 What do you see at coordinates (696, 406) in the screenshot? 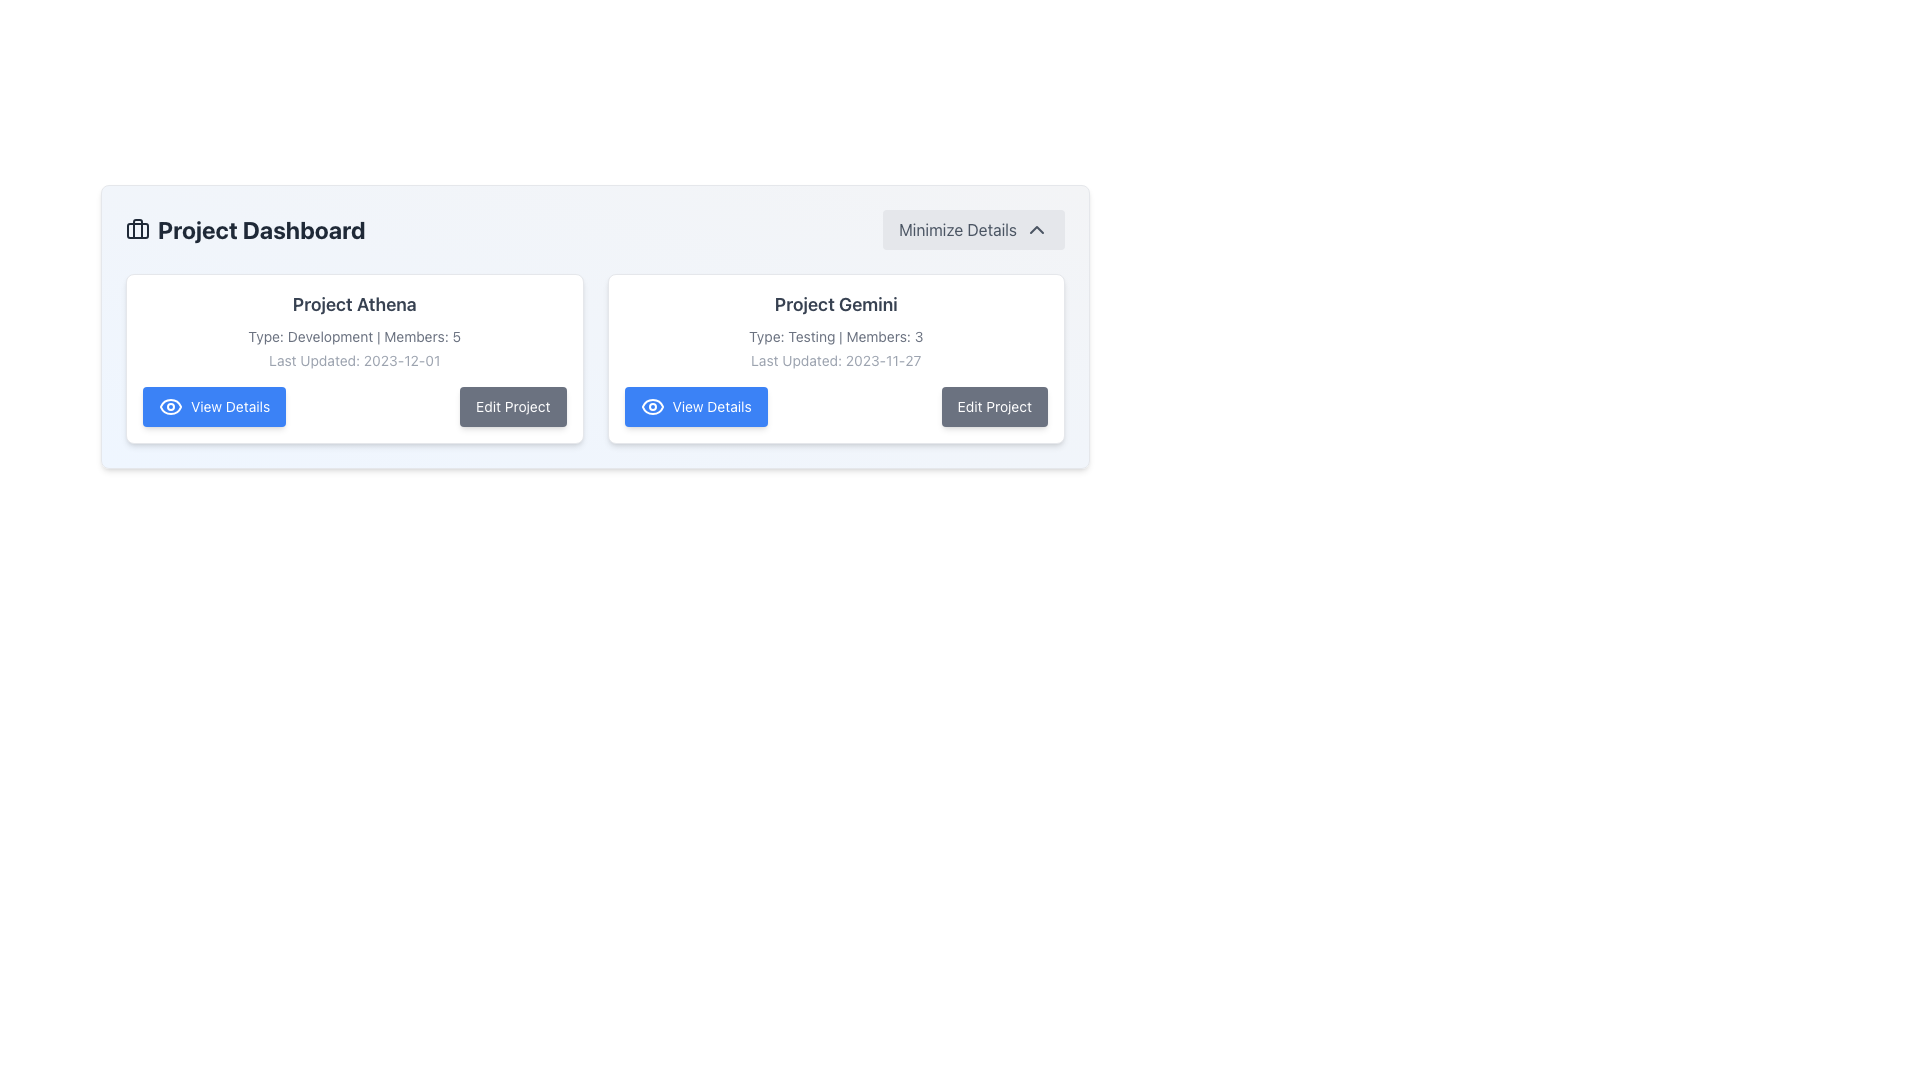
I see `the button that allows users` at bounding box center [696, 406].